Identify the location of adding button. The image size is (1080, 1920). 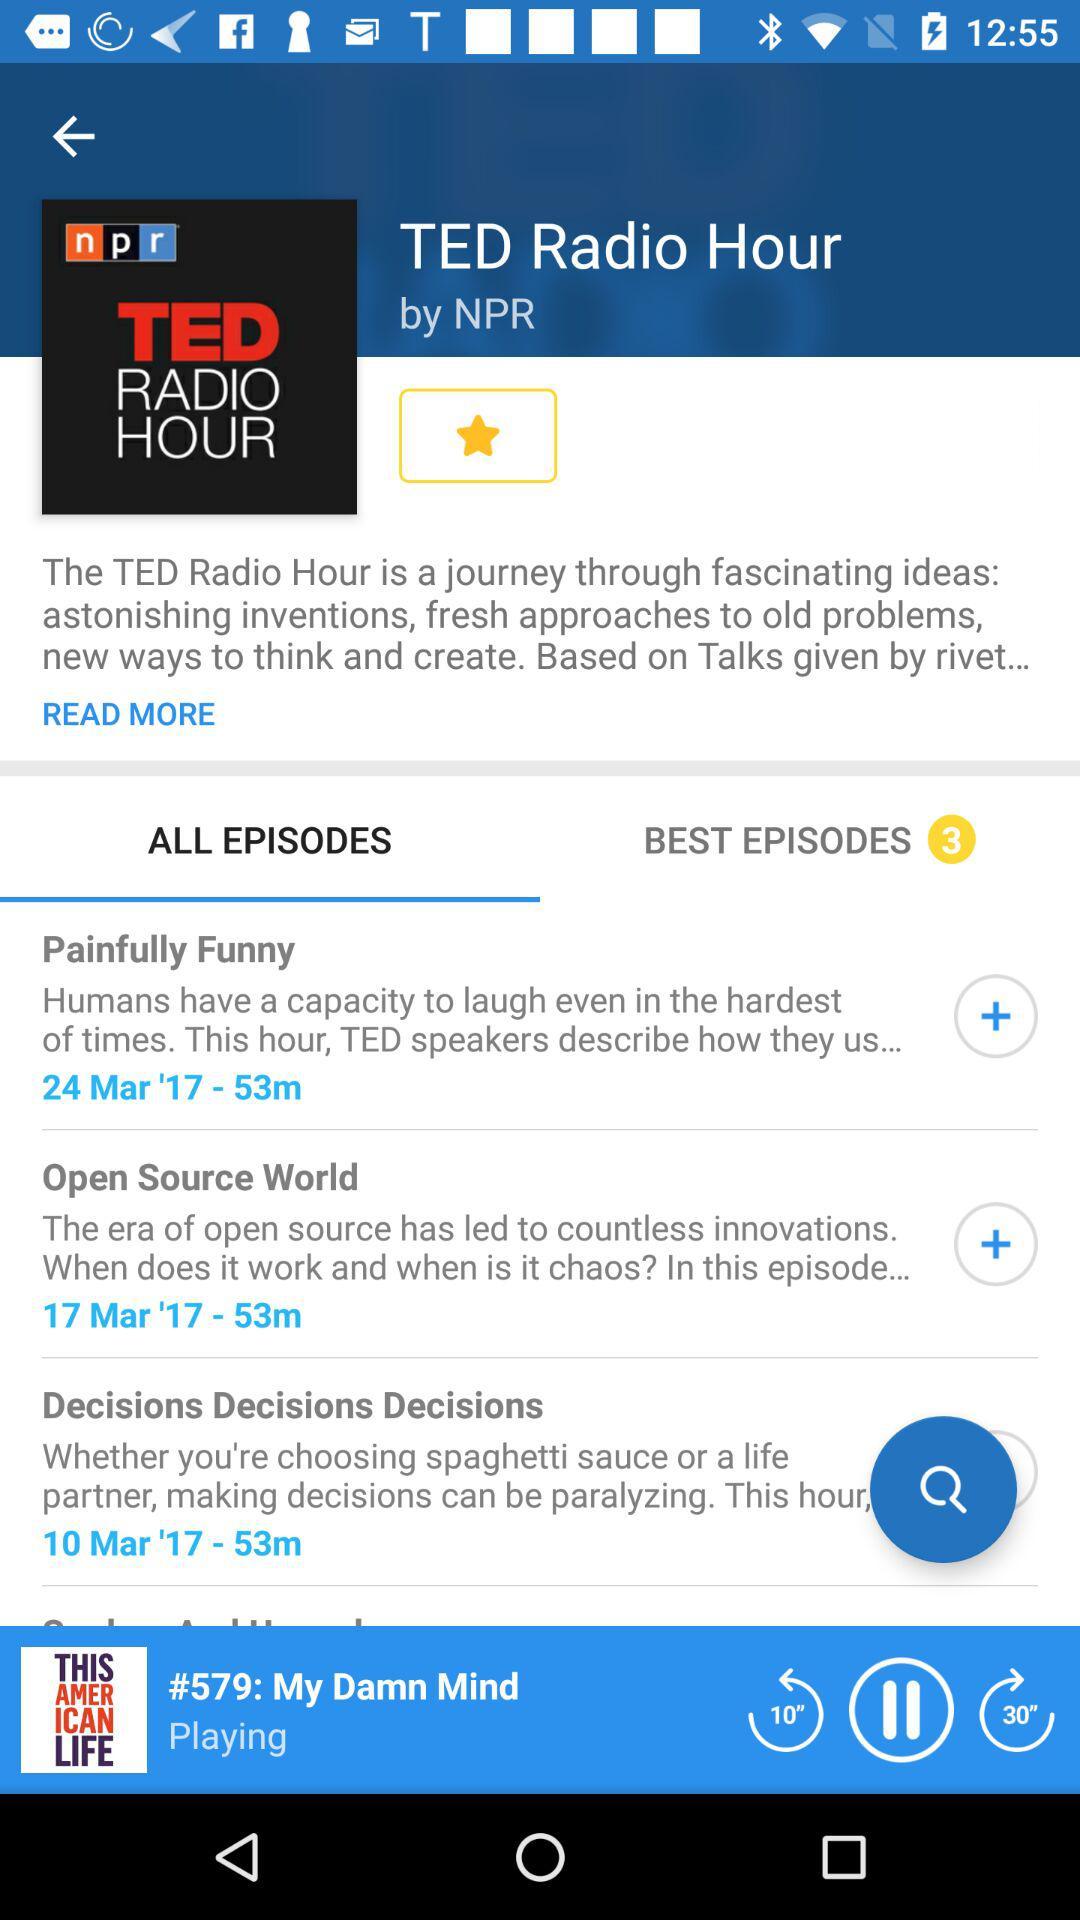
(995, 1243).